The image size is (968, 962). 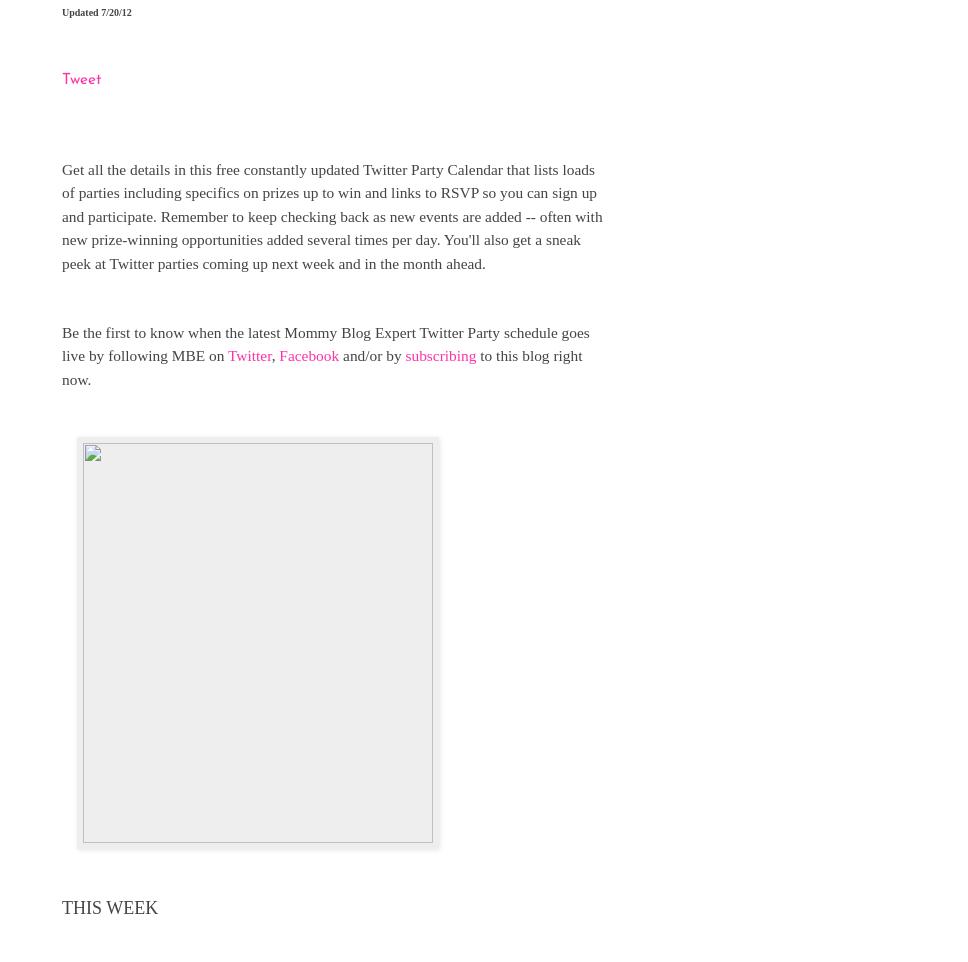 What do you see at coordinates (96, 10) in the screenshot?
I see `'Updated 7/20/12'` at bounding box center [96, 10].